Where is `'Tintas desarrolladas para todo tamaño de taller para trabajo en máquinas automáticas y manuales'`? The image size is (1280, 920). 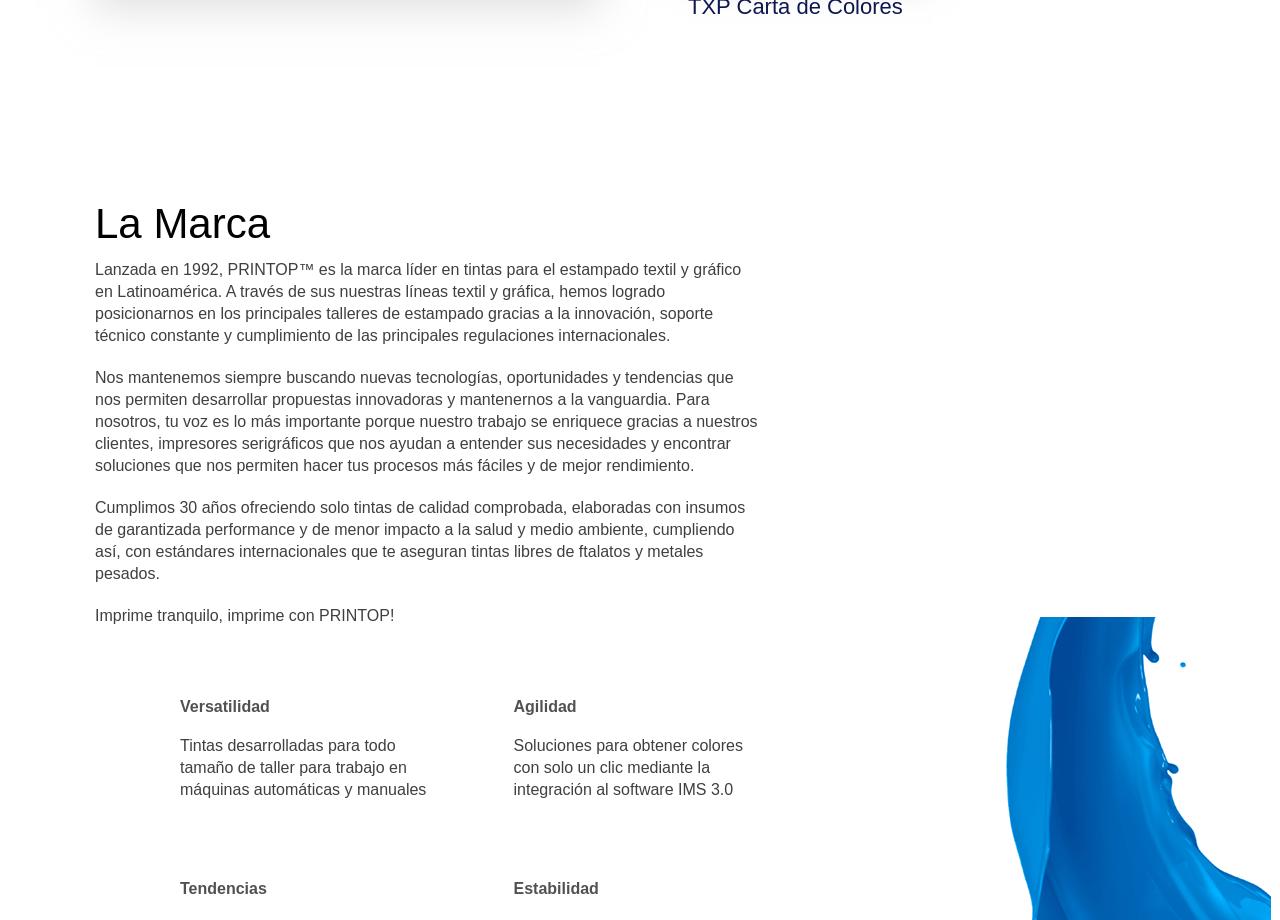
'Tintas desarrolladas para todo tamaño de taller para trabajo en máquinas automáticas y manuales' is located at coordinates (179, 767).